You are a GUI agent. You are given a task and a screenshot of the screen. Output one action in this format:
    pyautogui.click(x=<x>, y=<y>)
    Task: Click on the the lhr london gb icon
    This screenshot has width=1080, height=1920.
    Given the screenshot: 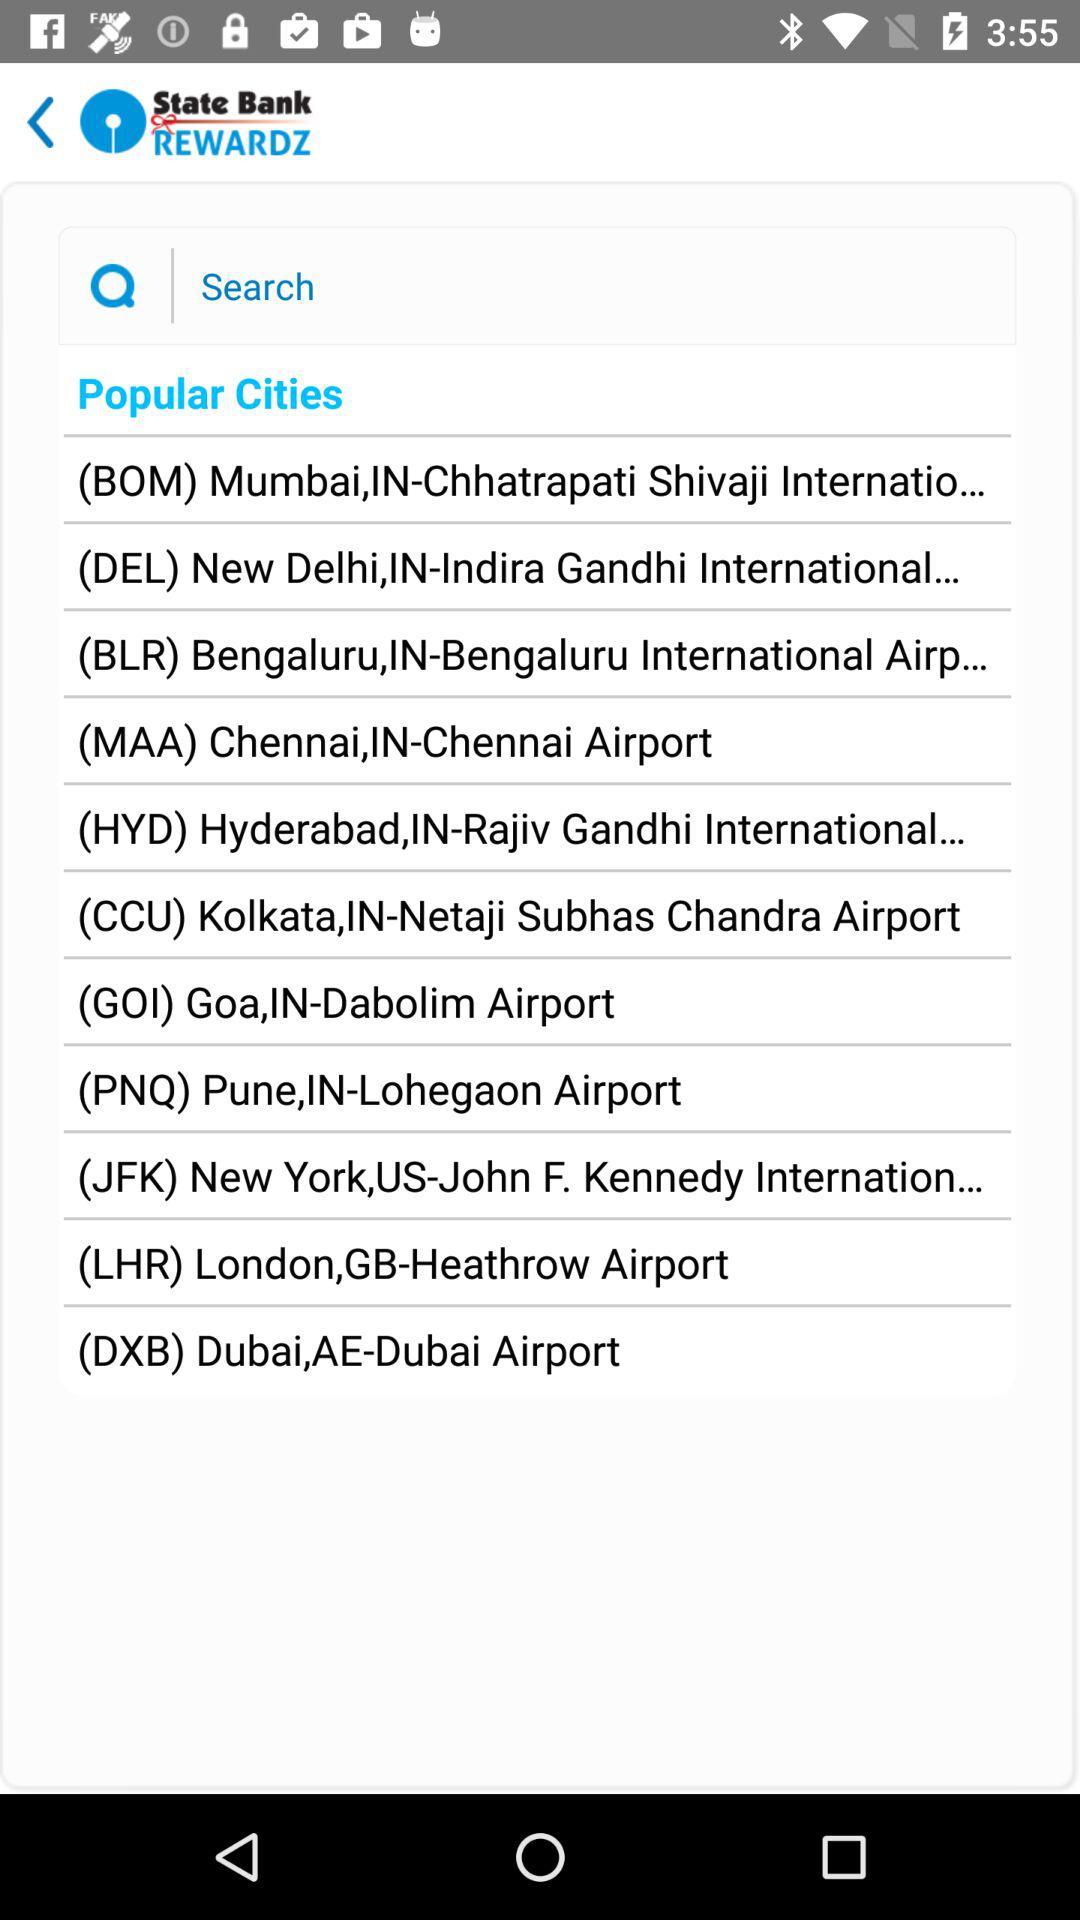 What is the action you would take?
    pyautogui.click(x=403, y=1261)
    